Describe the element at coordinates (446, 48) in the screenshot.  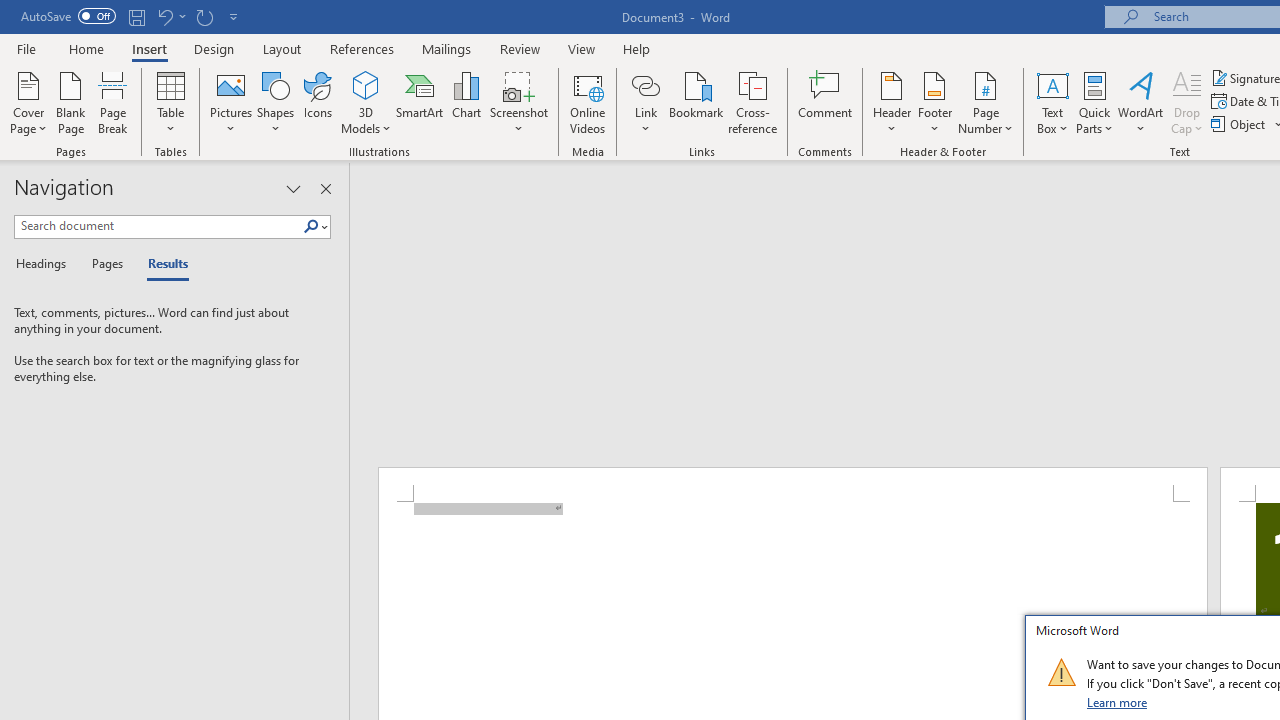
I see `'Mailings'` at that location.